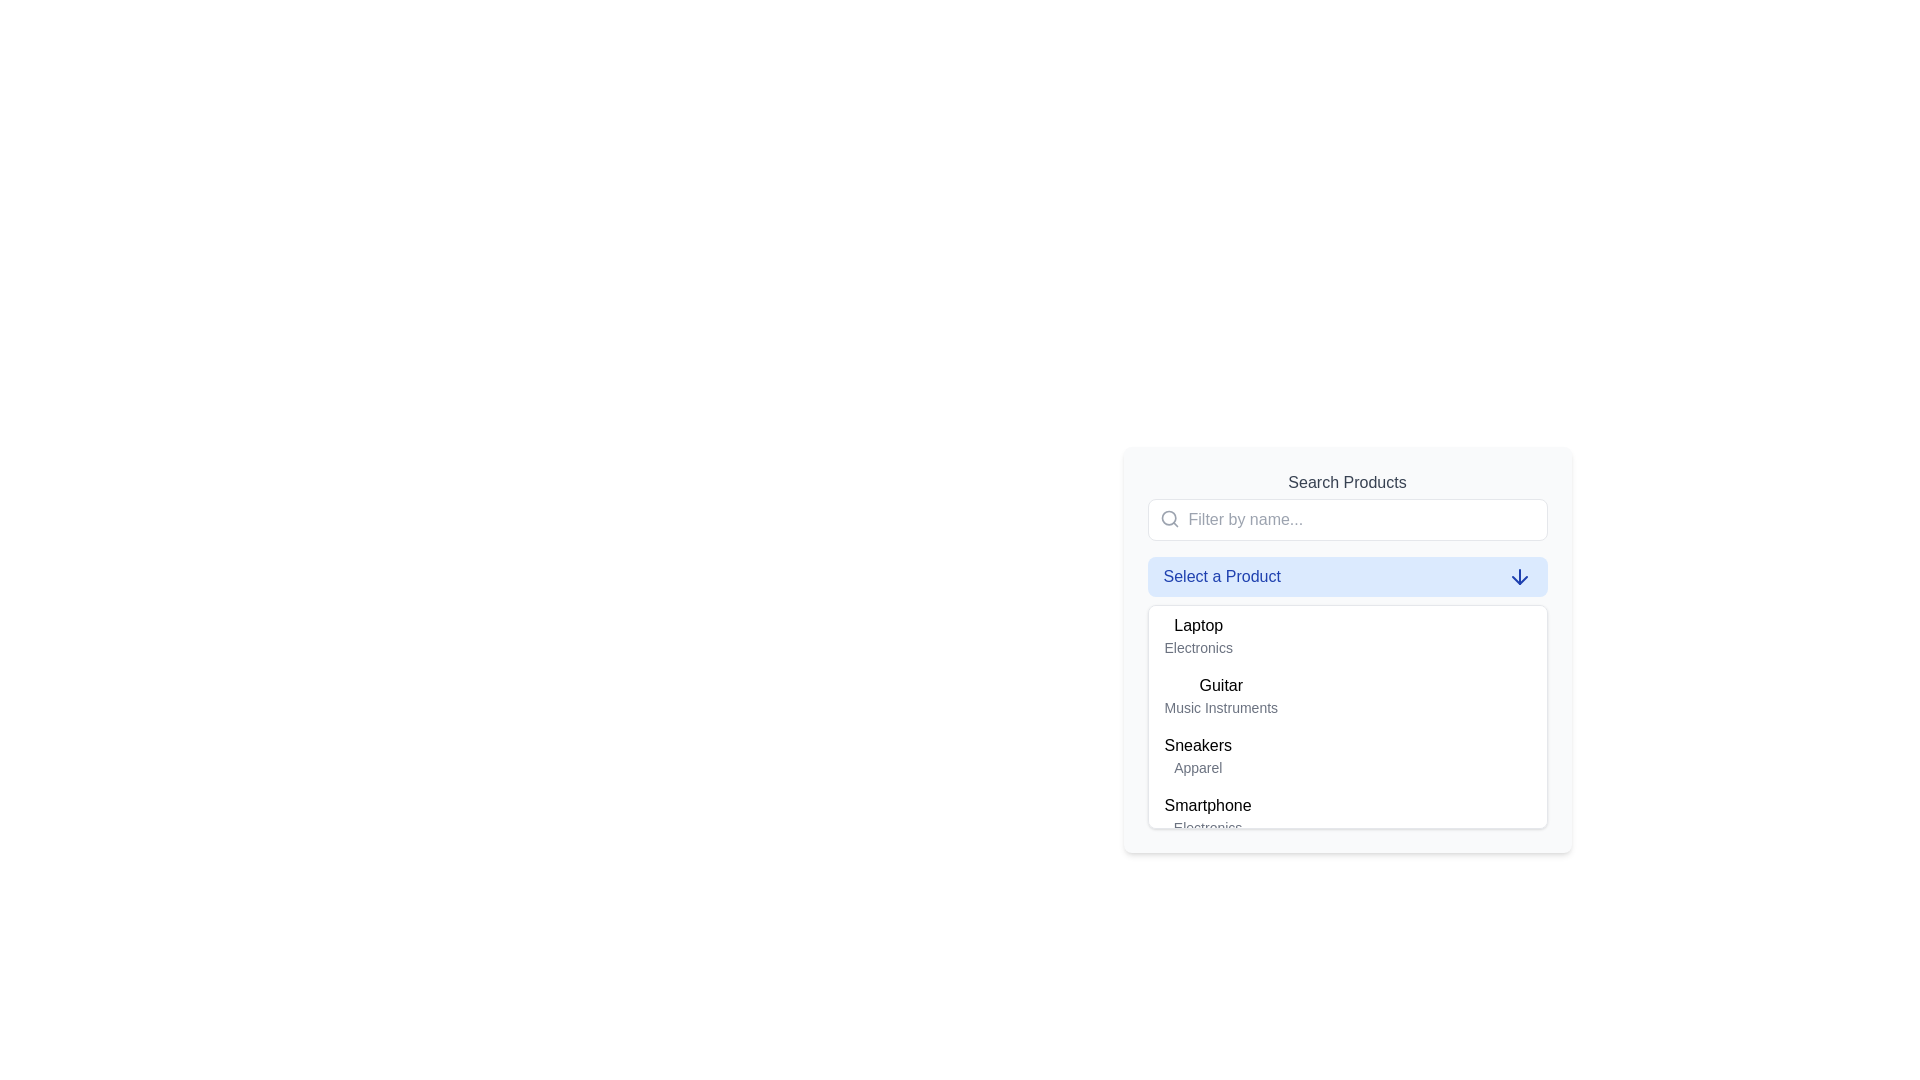  Describe the element at coordinates (1220, 685) in the screenshot. I see `the text label displaying 'Guitar'` at that location.